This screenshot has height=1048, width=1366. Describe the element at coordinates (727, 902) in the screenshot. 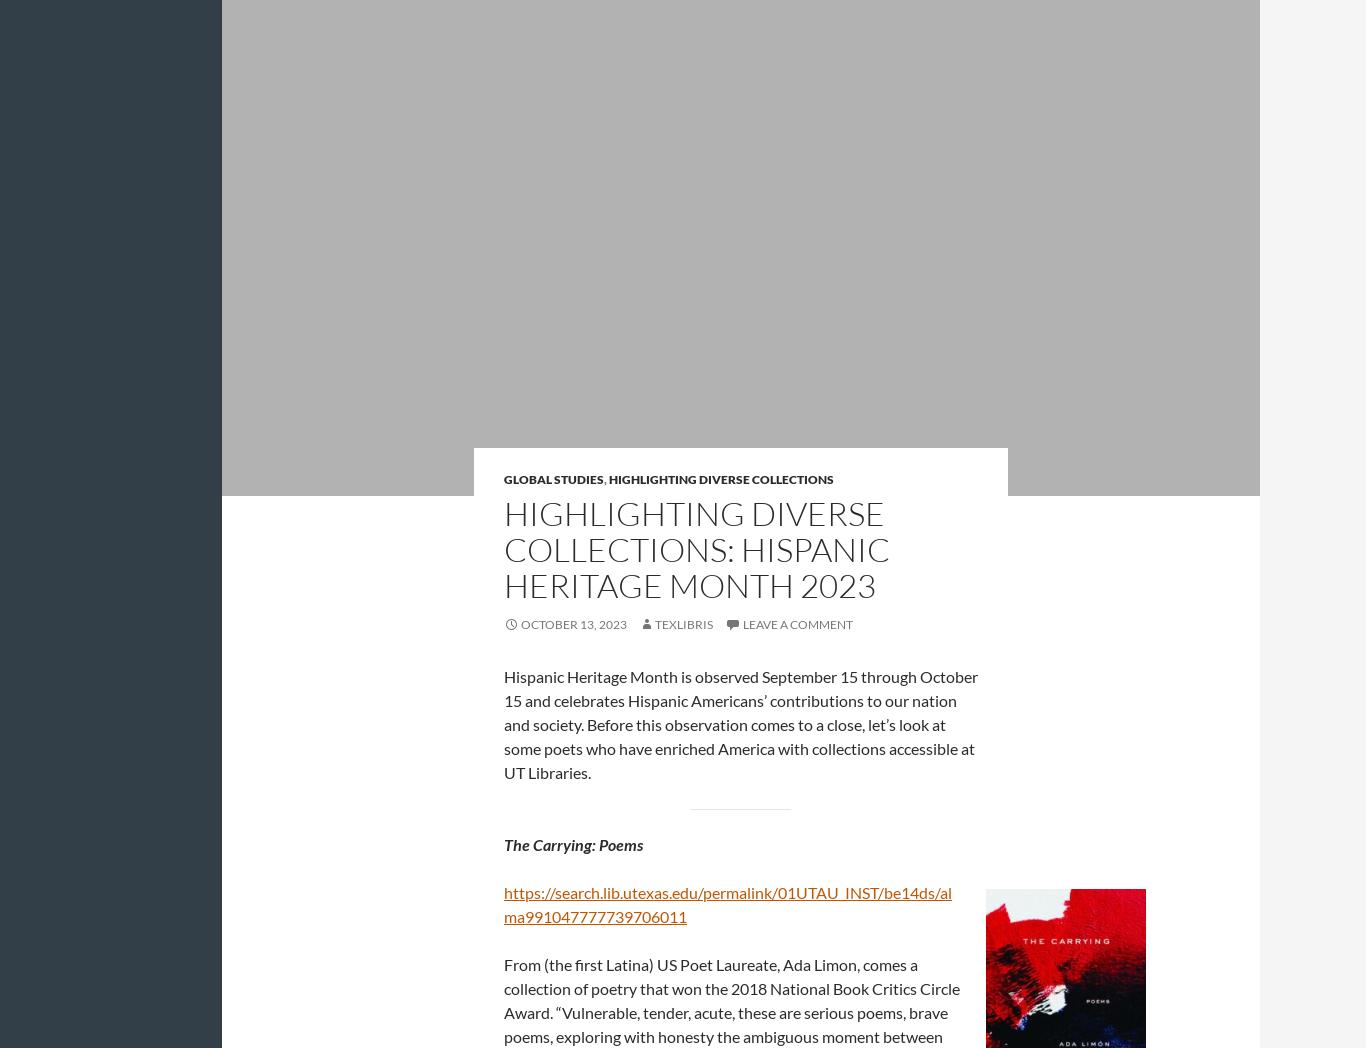

I see `'https://search.lib.utexas.edu/permalink/01UTAU_INST/be14ds/alma991047777739706011'` at that location.